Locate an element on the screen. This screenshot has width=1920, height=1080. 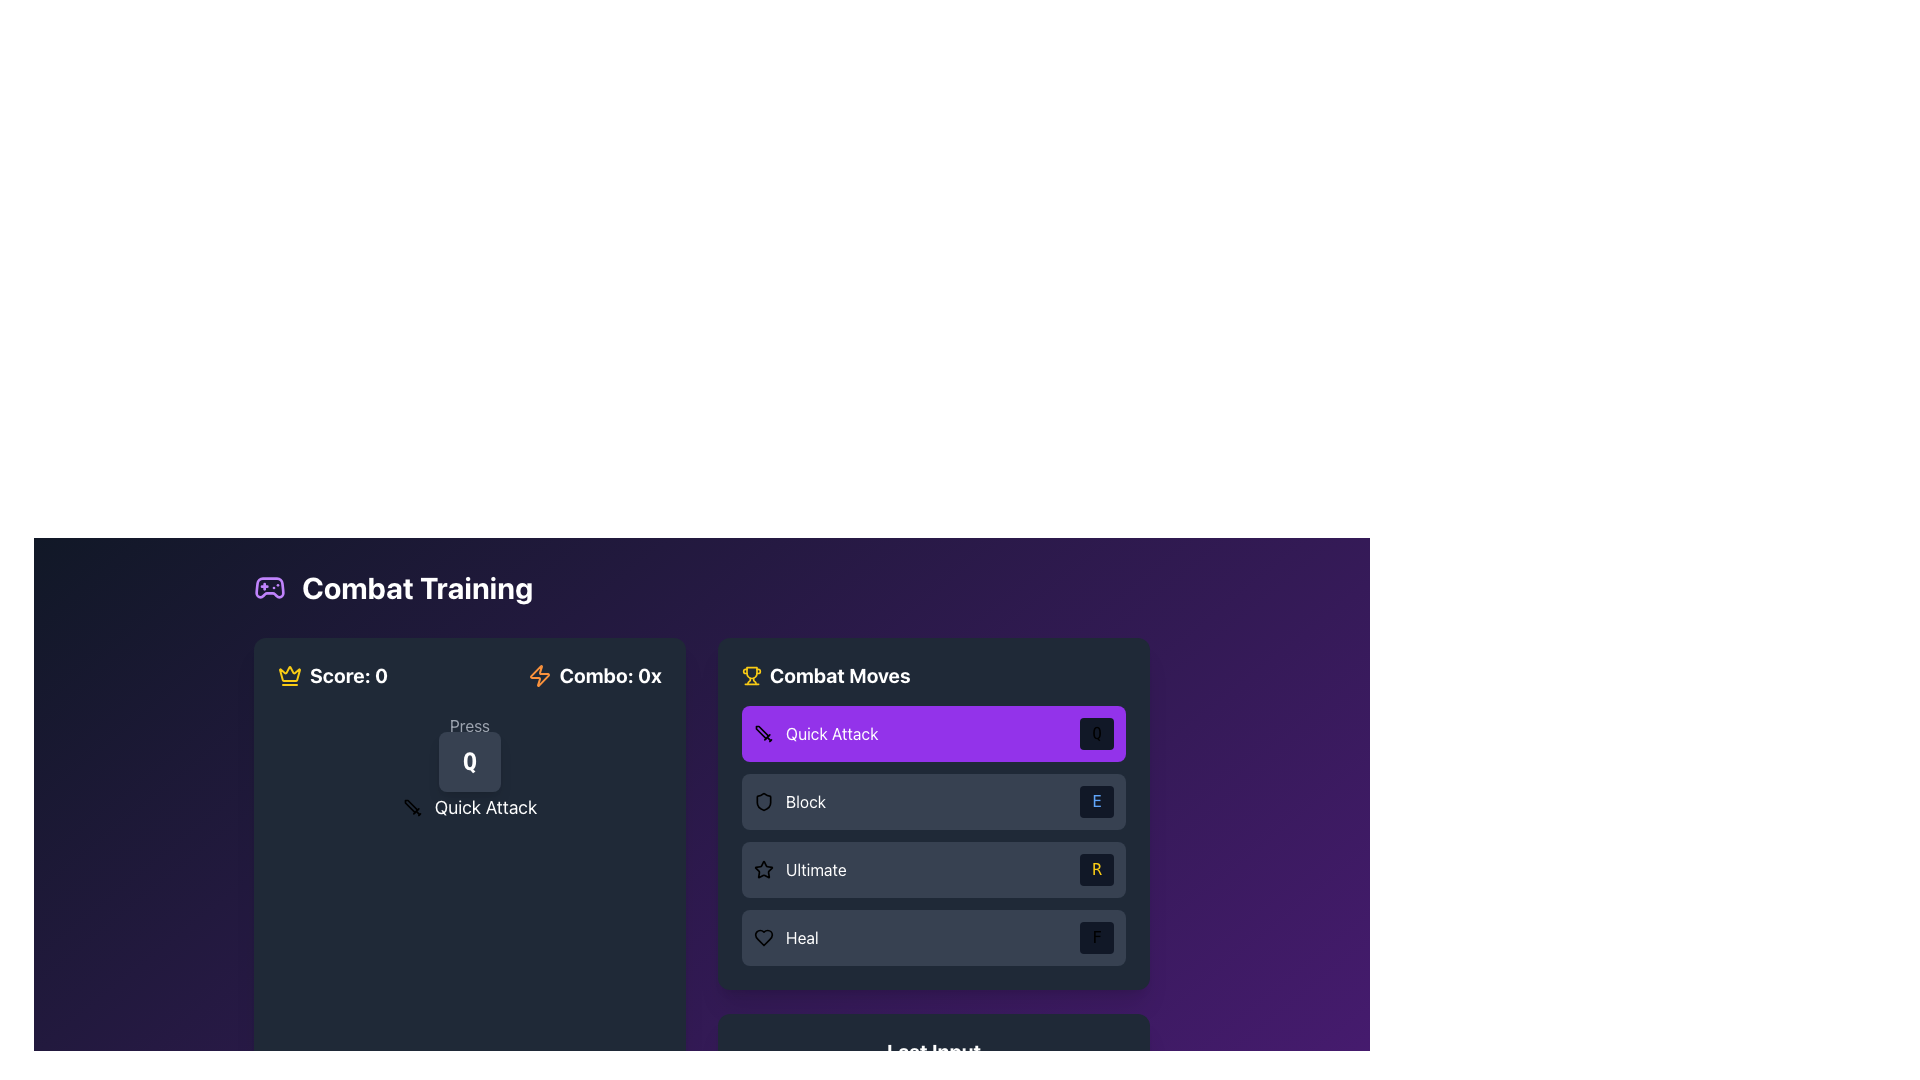
the button-like display element representing the key prompt 'Q', located in the left panel of the 'Combat Training' interface, positioned below the text 'Press' is located at coordinates (469, 762).